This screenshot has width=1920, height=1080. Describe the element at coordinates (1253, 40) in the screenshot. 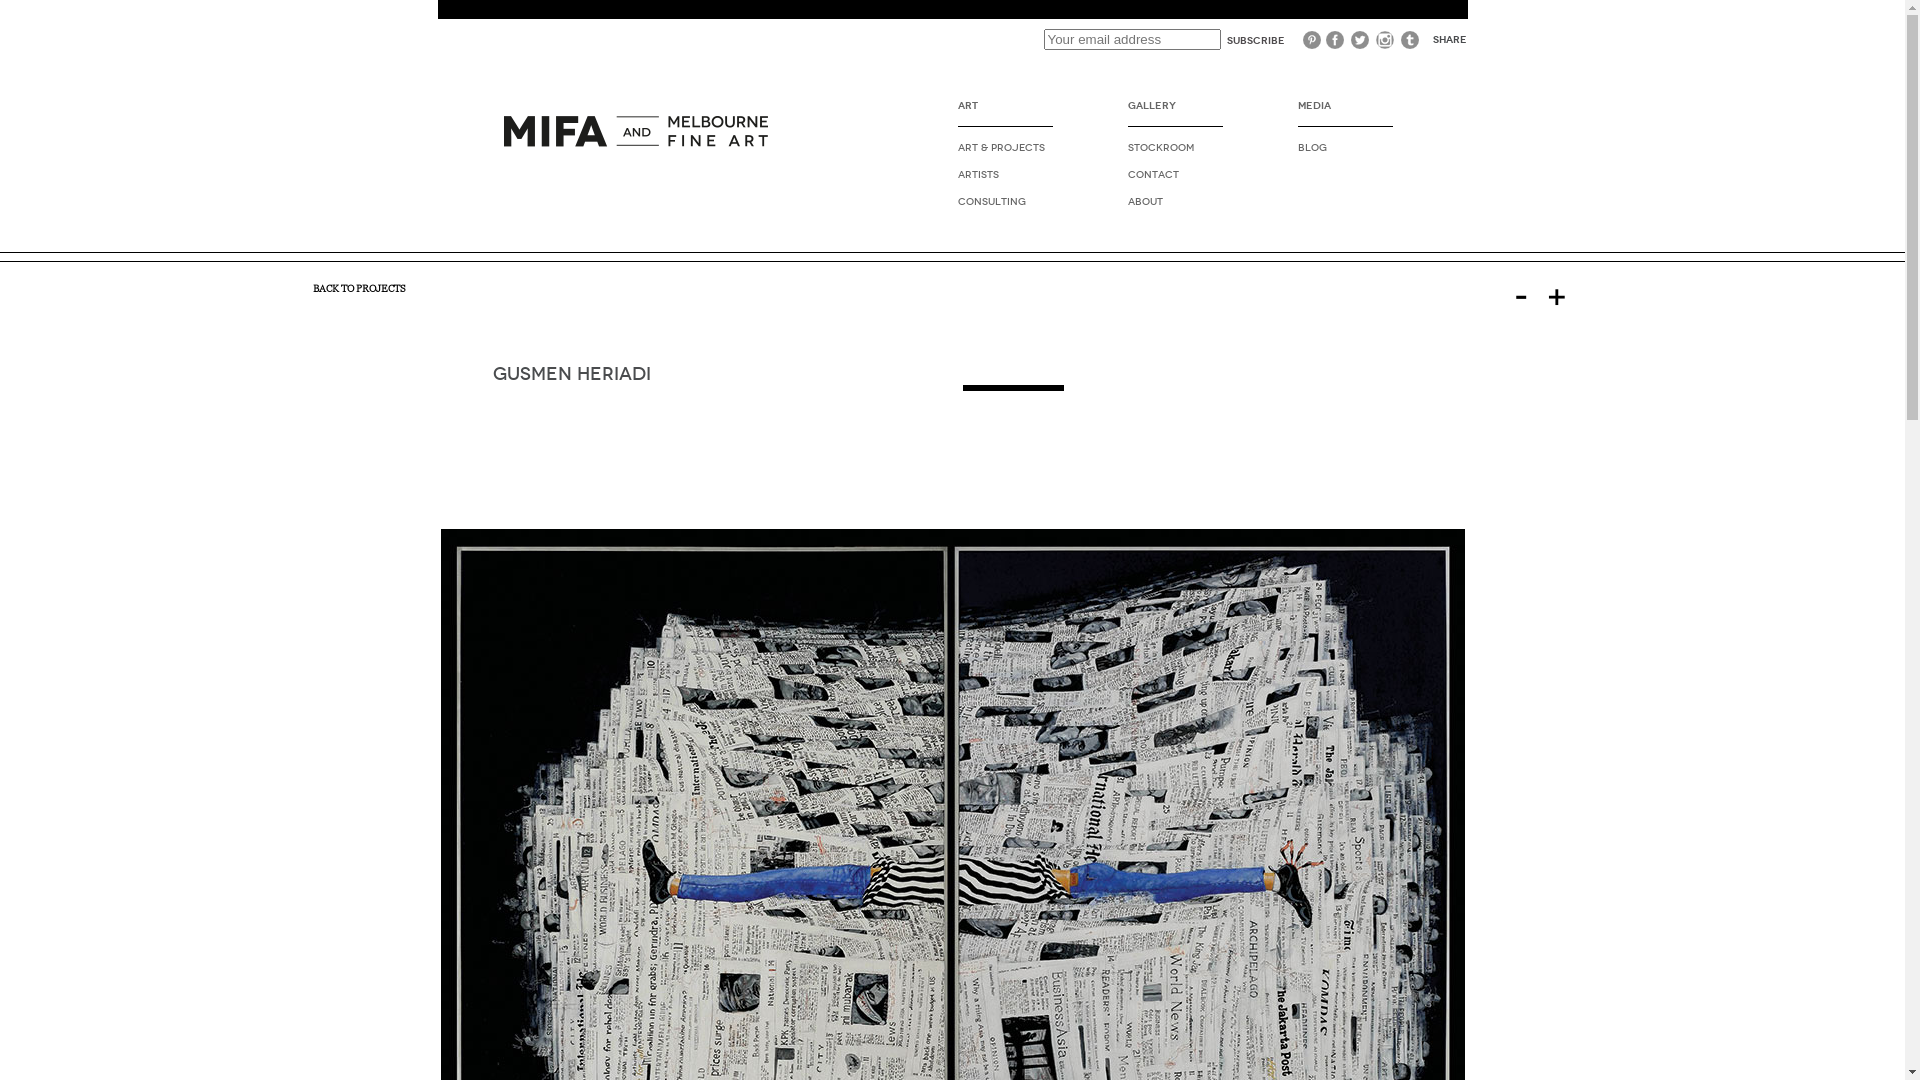

I see `'Subscribe'` at that location.